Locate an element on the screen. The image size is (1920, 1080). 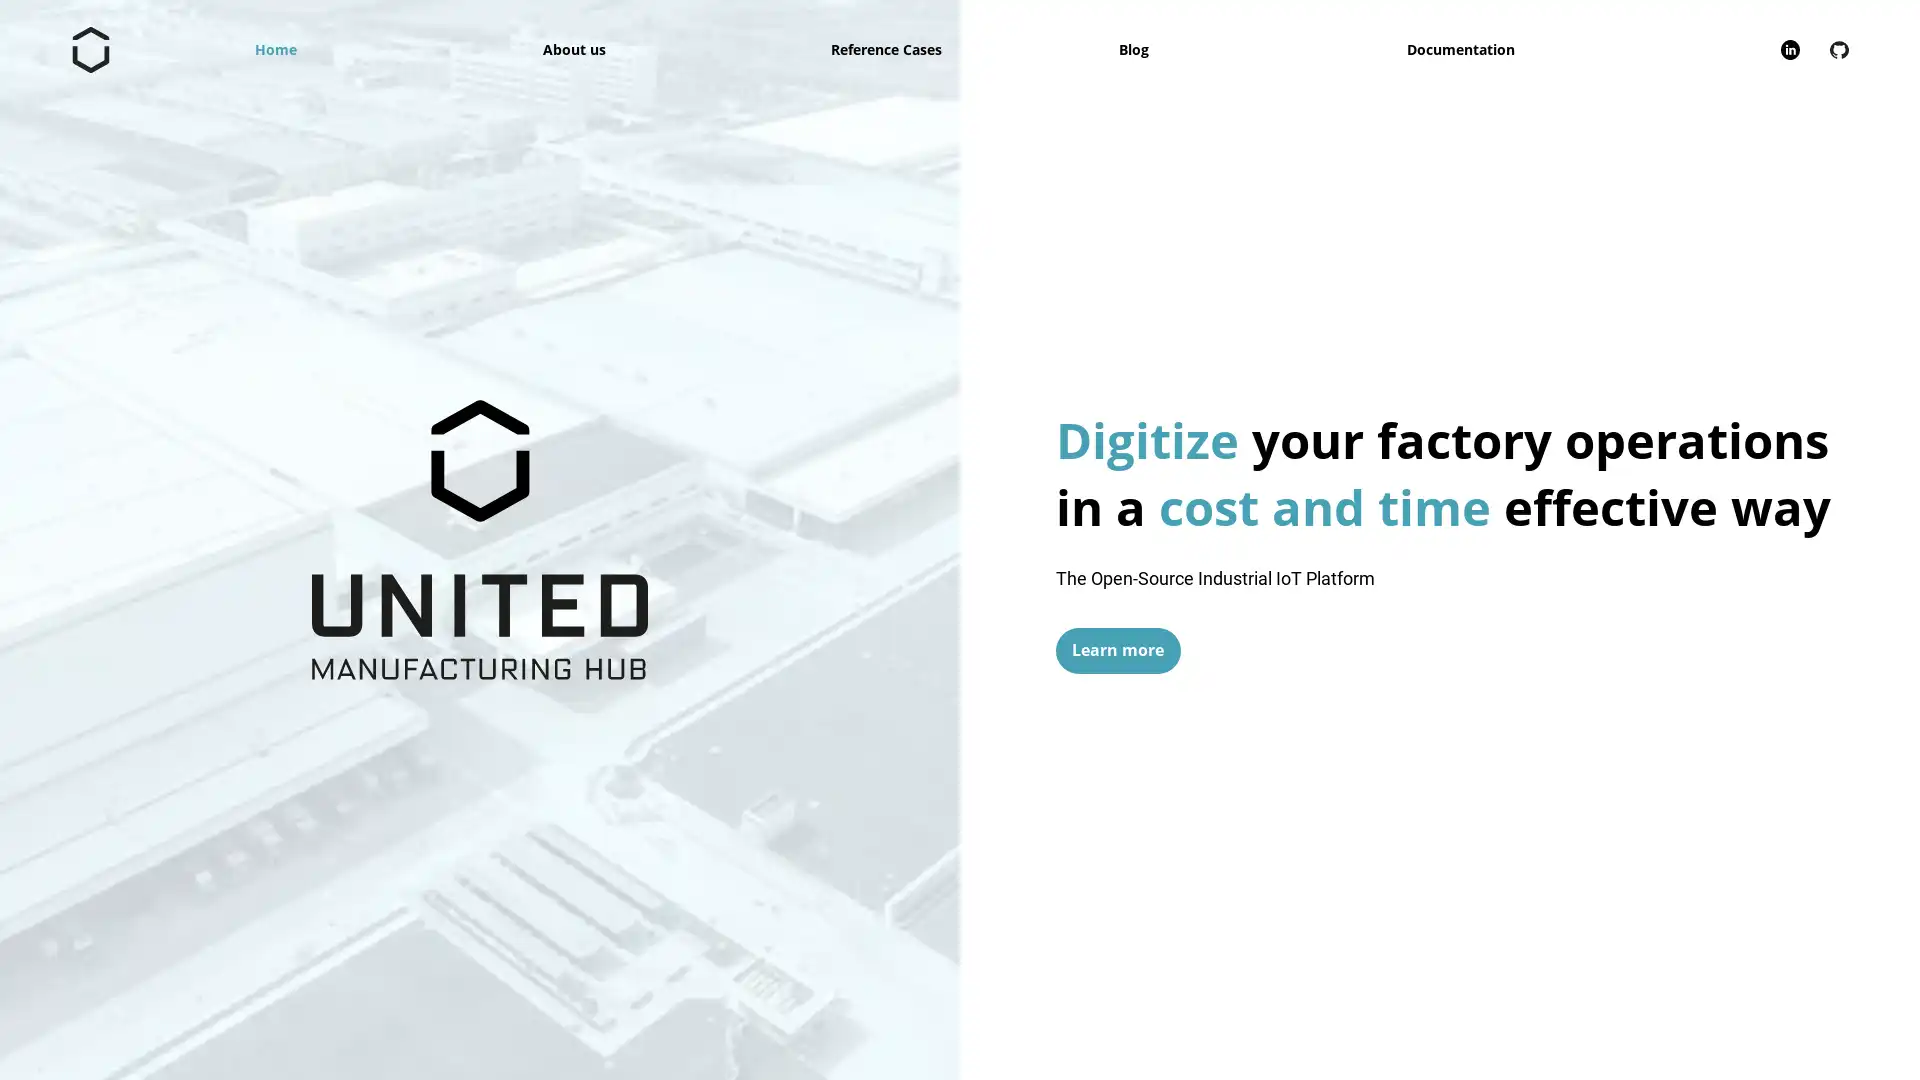
Zustimmen is located at coordinates (1814, 1047).